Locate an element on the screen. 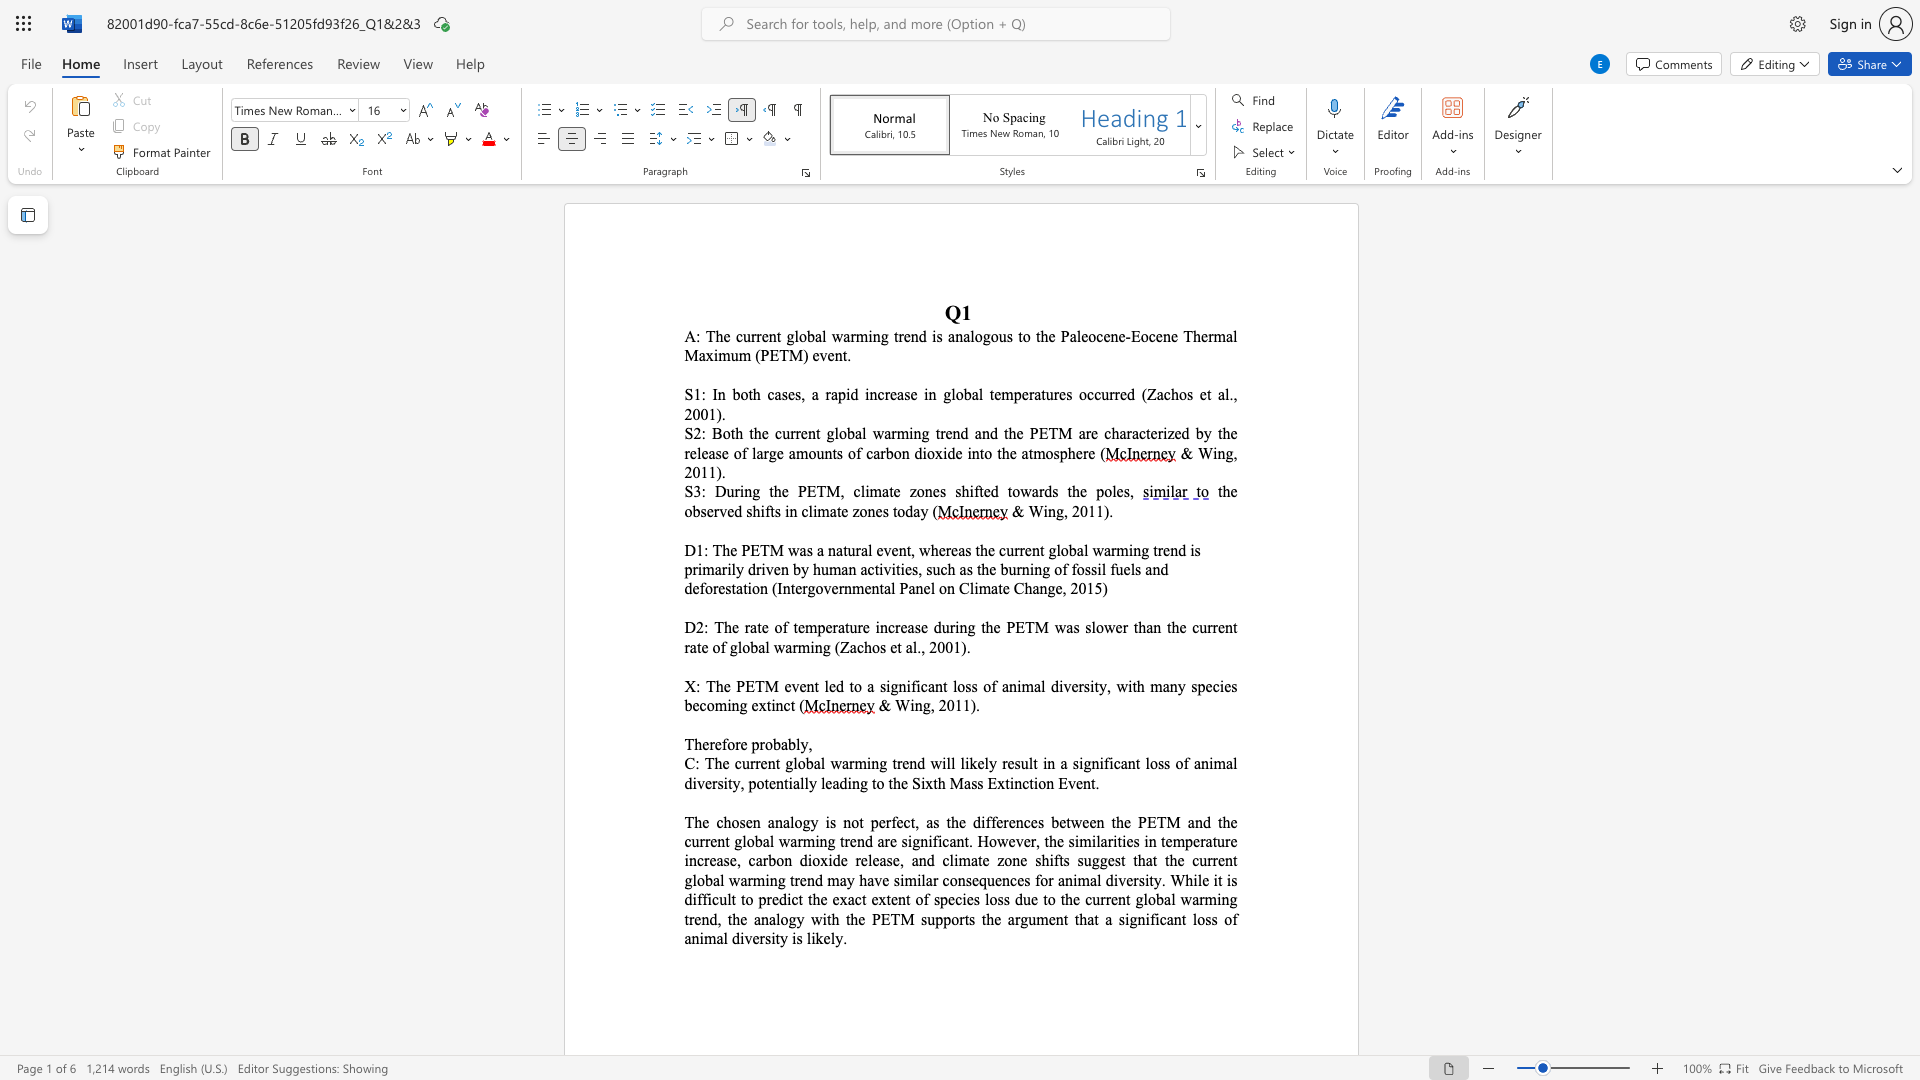 The height and width of the screenshot is (1080, 1920). the subset text "emperature i" within the text "D2: The rate of temperature i" is located at coordinates (796, 626).